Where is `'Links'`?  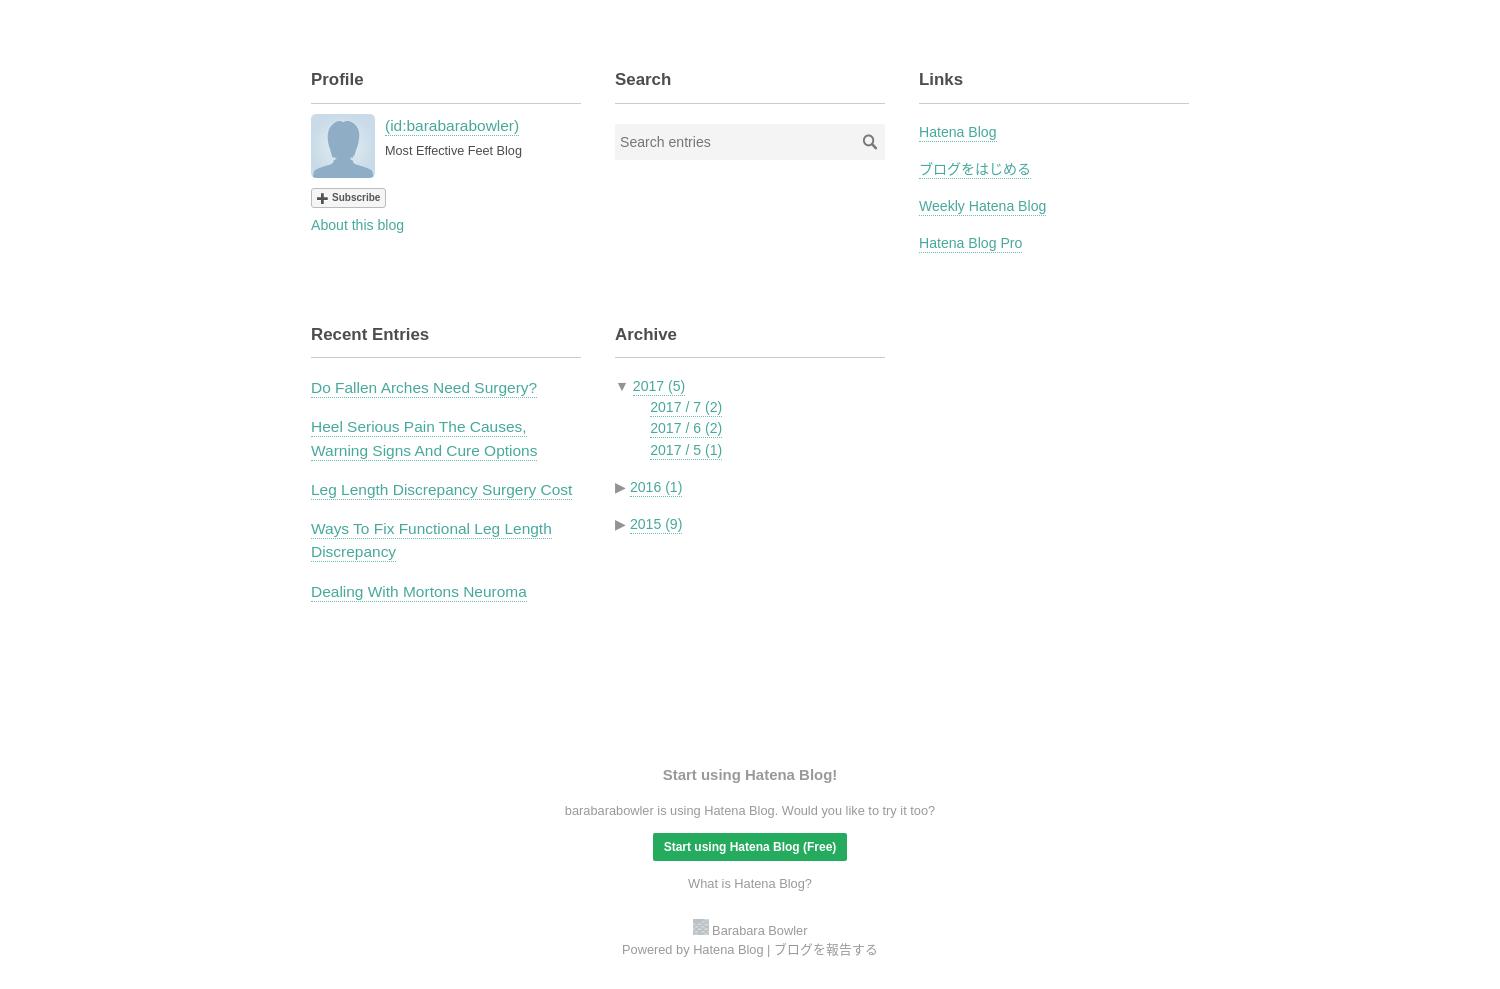 'Links' is located at coordinates (939, 79).